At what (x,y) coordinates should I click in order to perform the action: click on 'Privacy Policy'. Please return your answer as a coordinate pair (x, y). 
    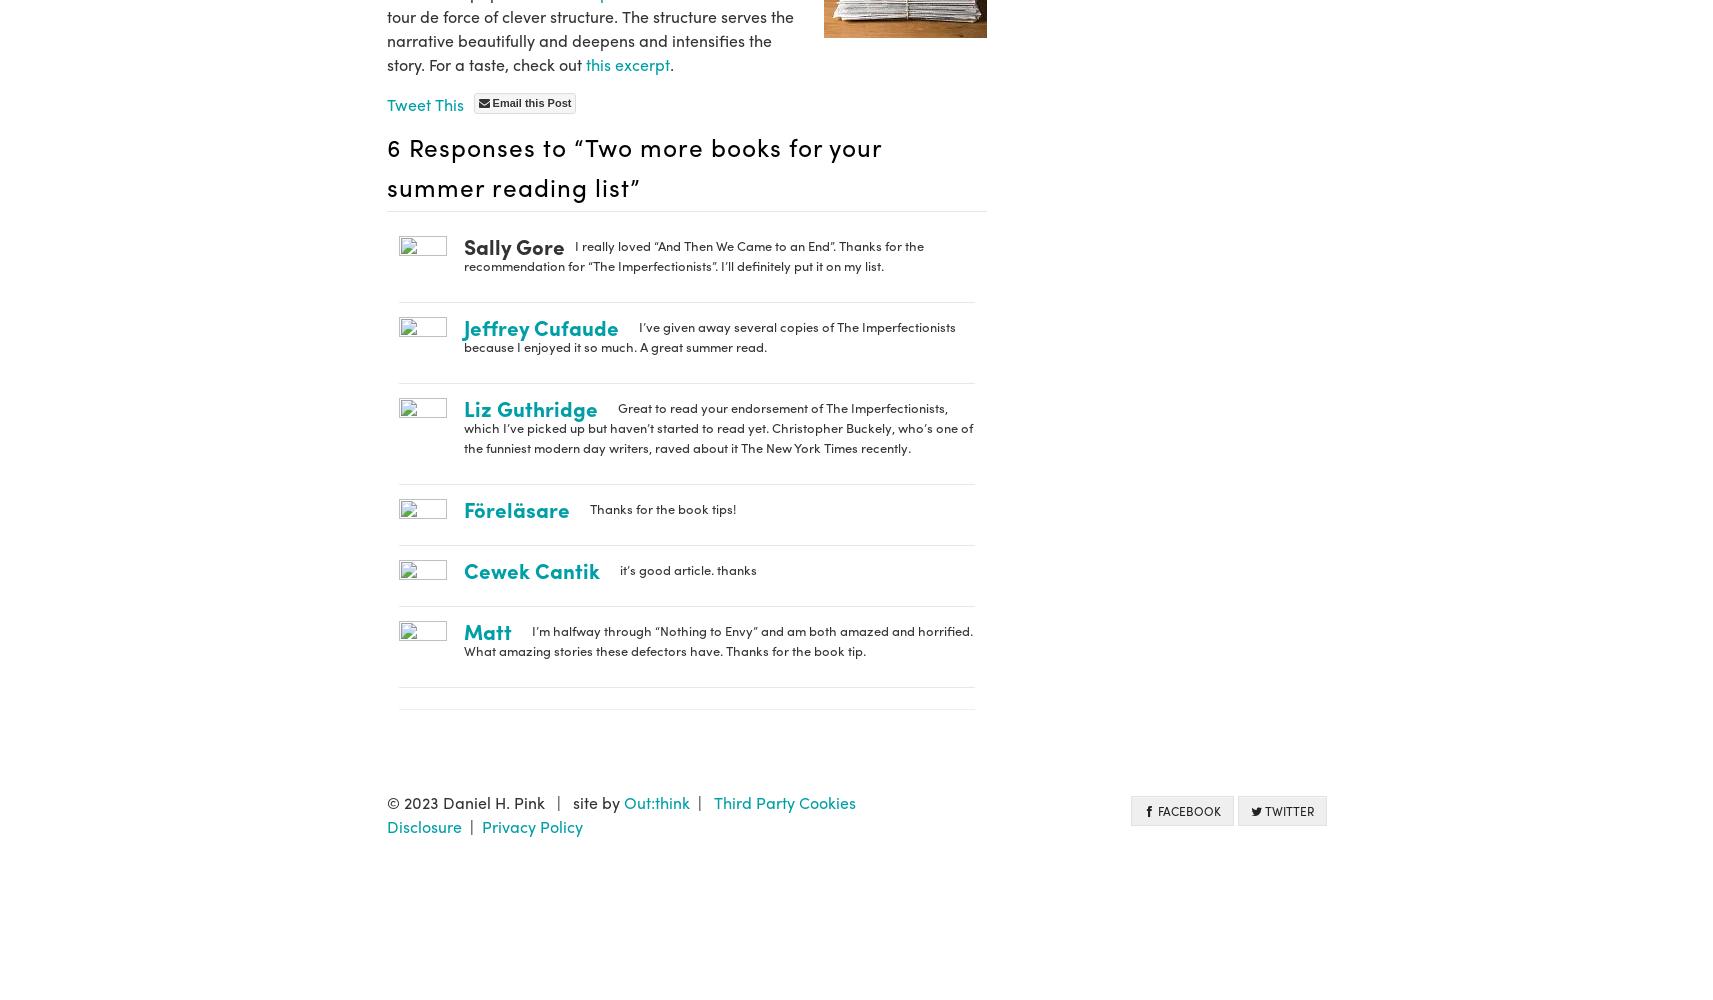
    Looking at the image, I should click on (531, 825).